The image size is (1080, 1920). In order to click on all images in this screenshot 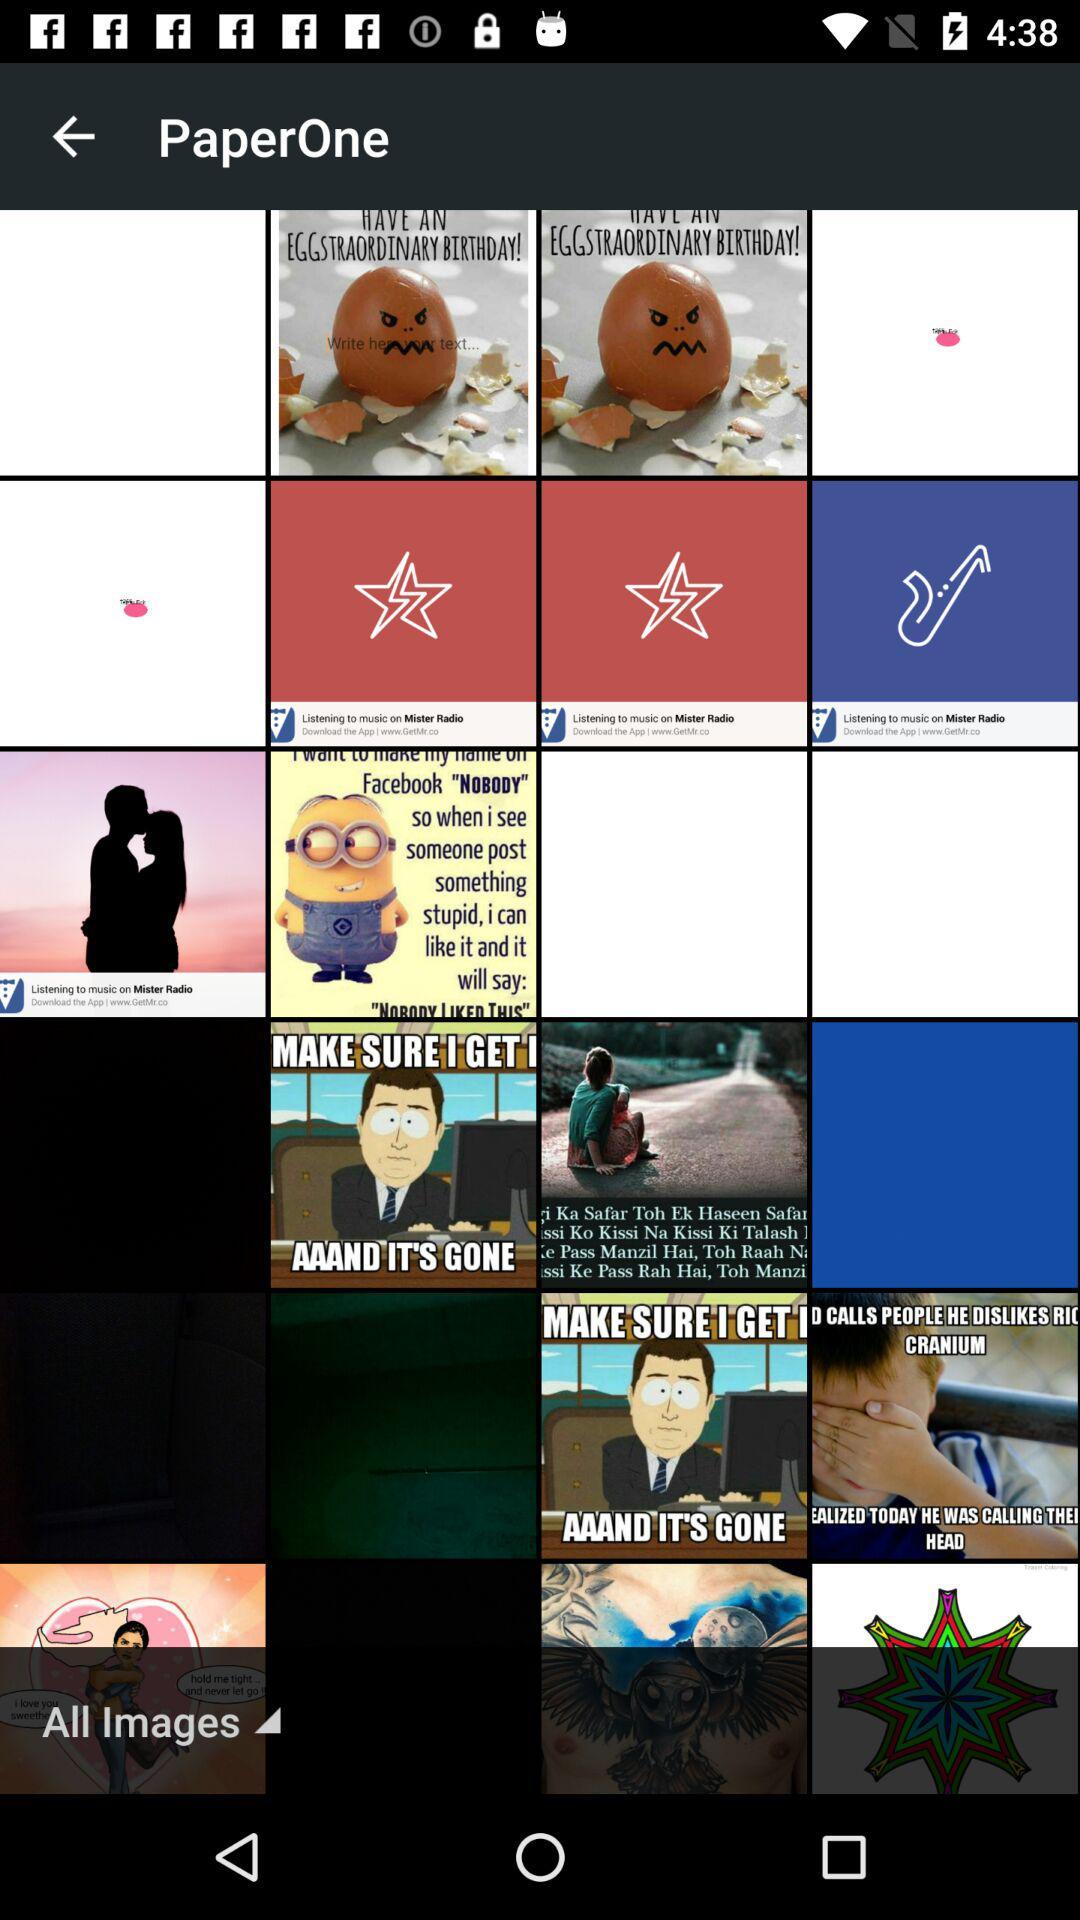, I will do `click(160, 1719)`.